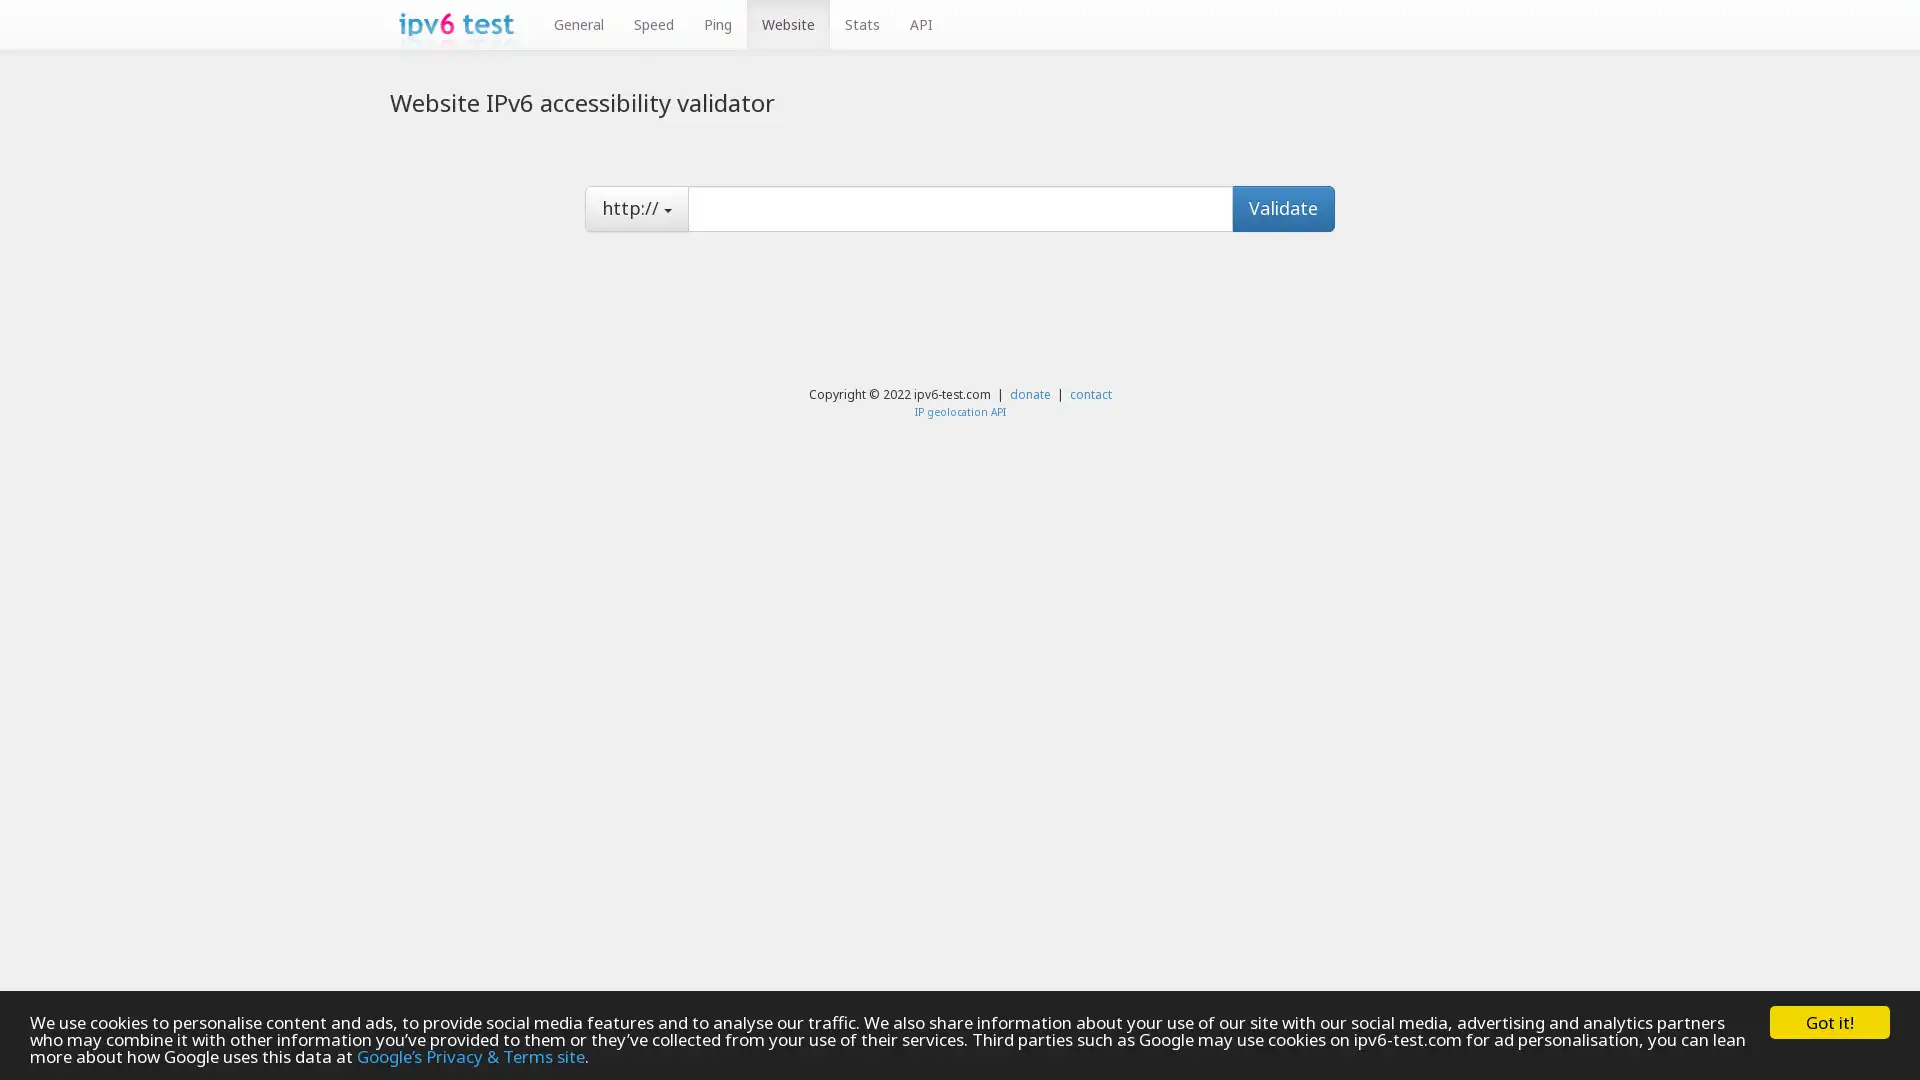 The width and height of the screenshot is (1920, 1080). Describe the element at coordinates (1283, 208) in the screenshot. I see `Validate` at that location.